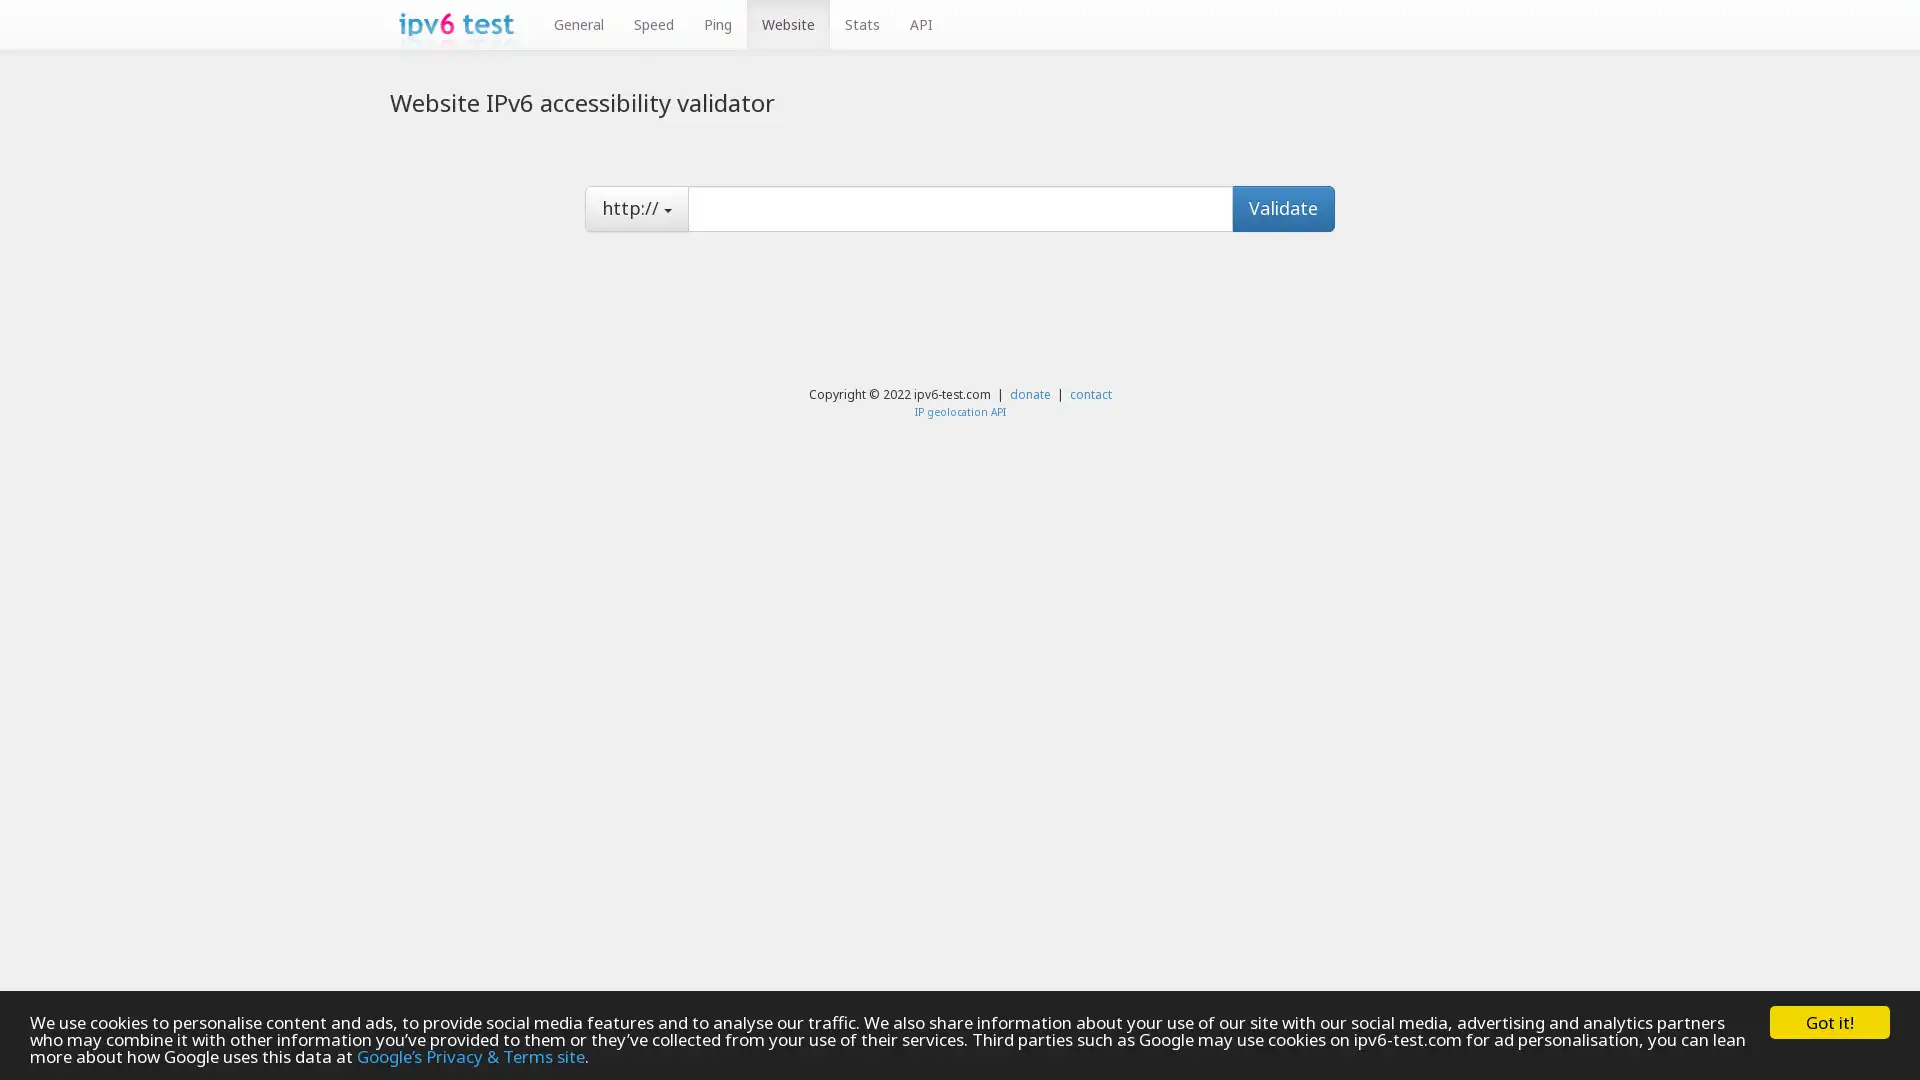 The width and height of the screenshot is (1920, 1080). Describe the element at coordinates (1283, 208) in the screenshot. I see `Validate` at that location.